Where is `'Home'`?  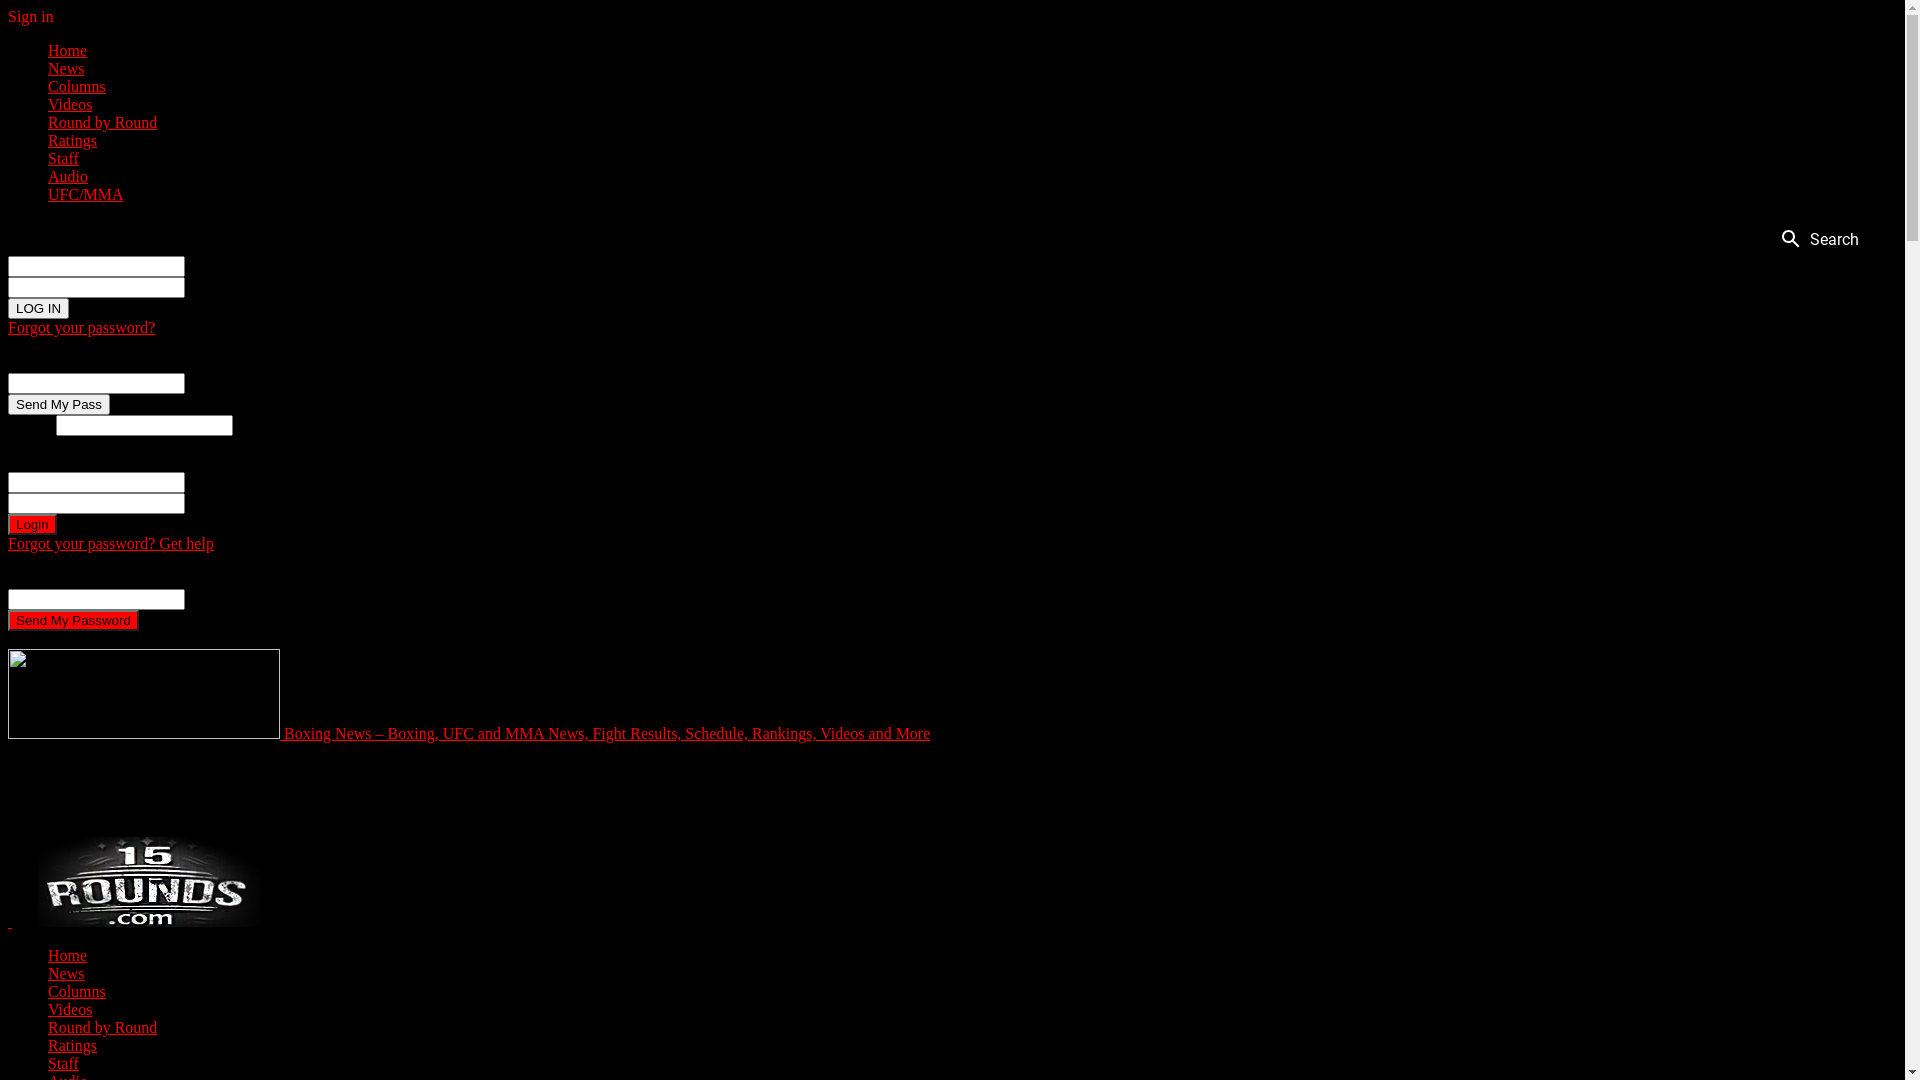
'Home' is located at coordinates (67, 49).